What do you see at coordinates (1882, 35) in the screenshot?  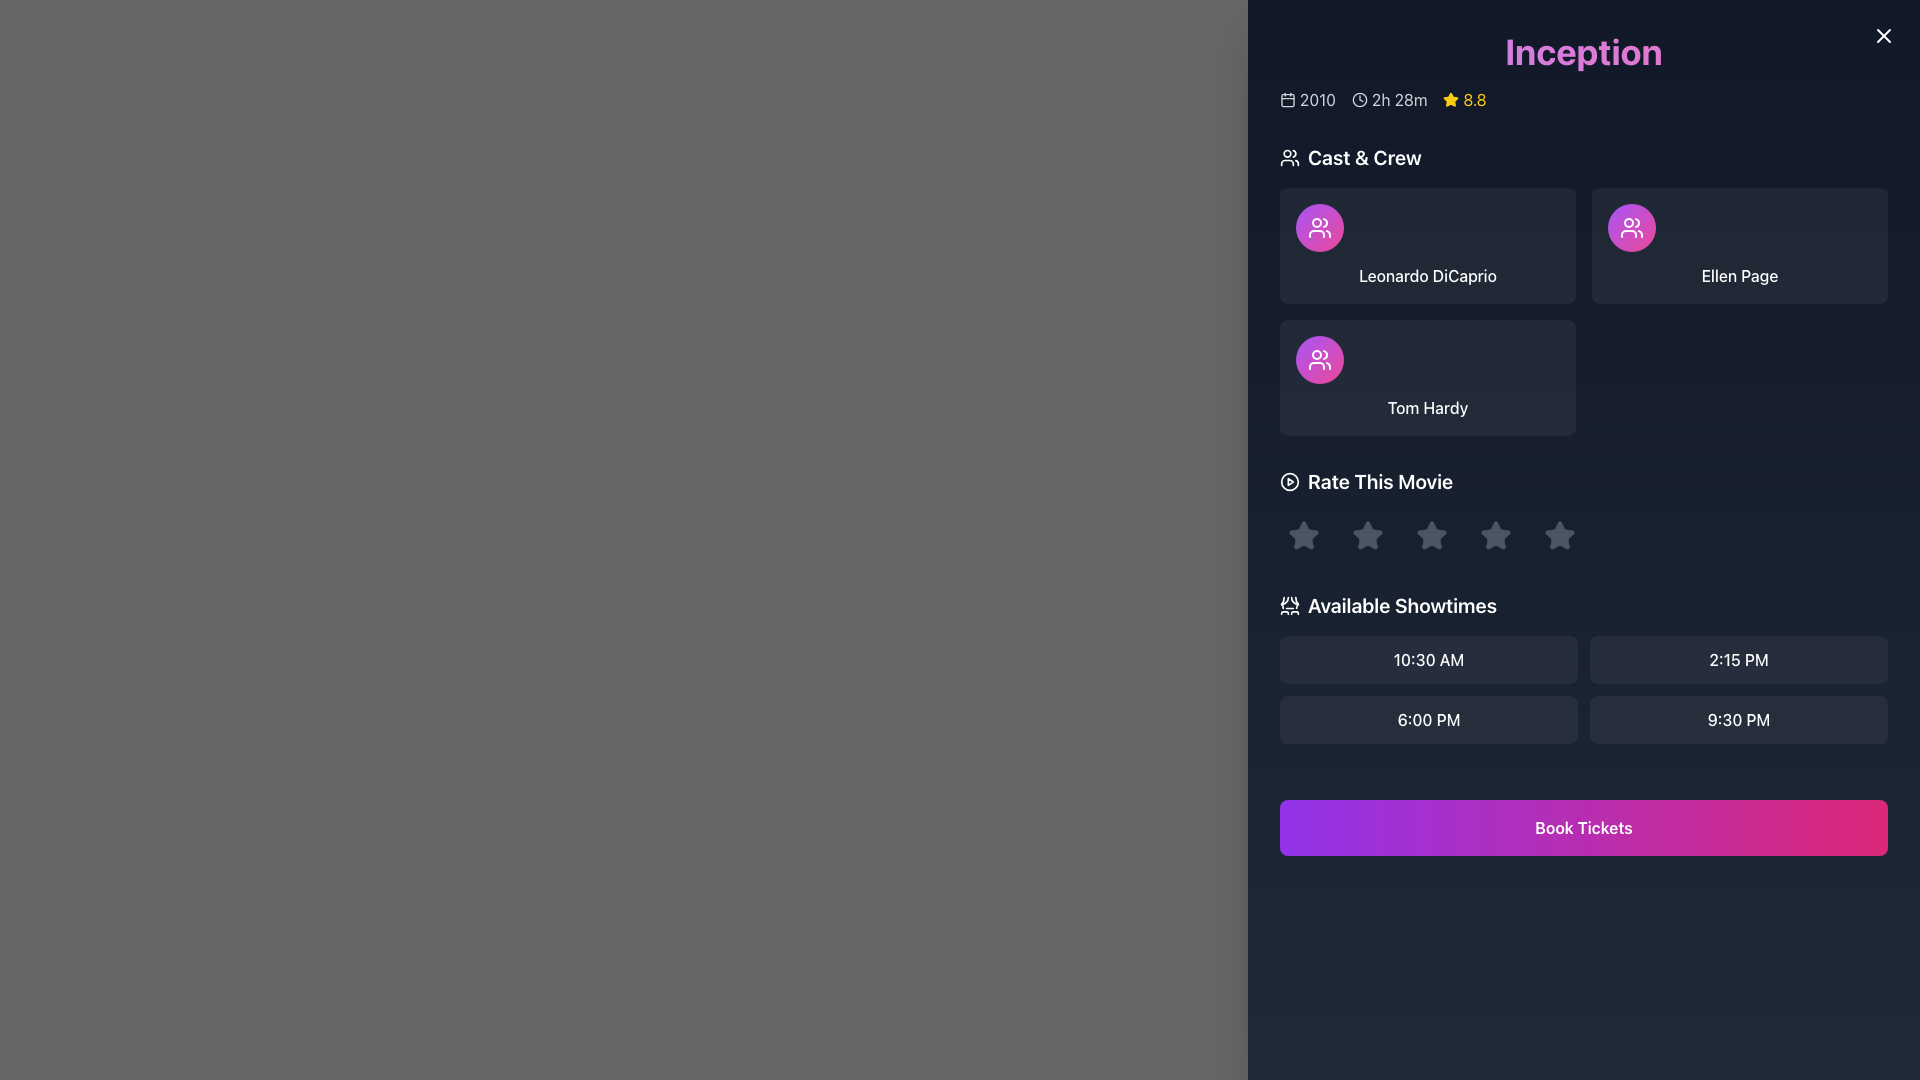 I see `the close icon button, which is an 'X' rendered in a round-white outline style, located in the top-right corner of the interface above the movie title` at bounding box center [1882, 35].